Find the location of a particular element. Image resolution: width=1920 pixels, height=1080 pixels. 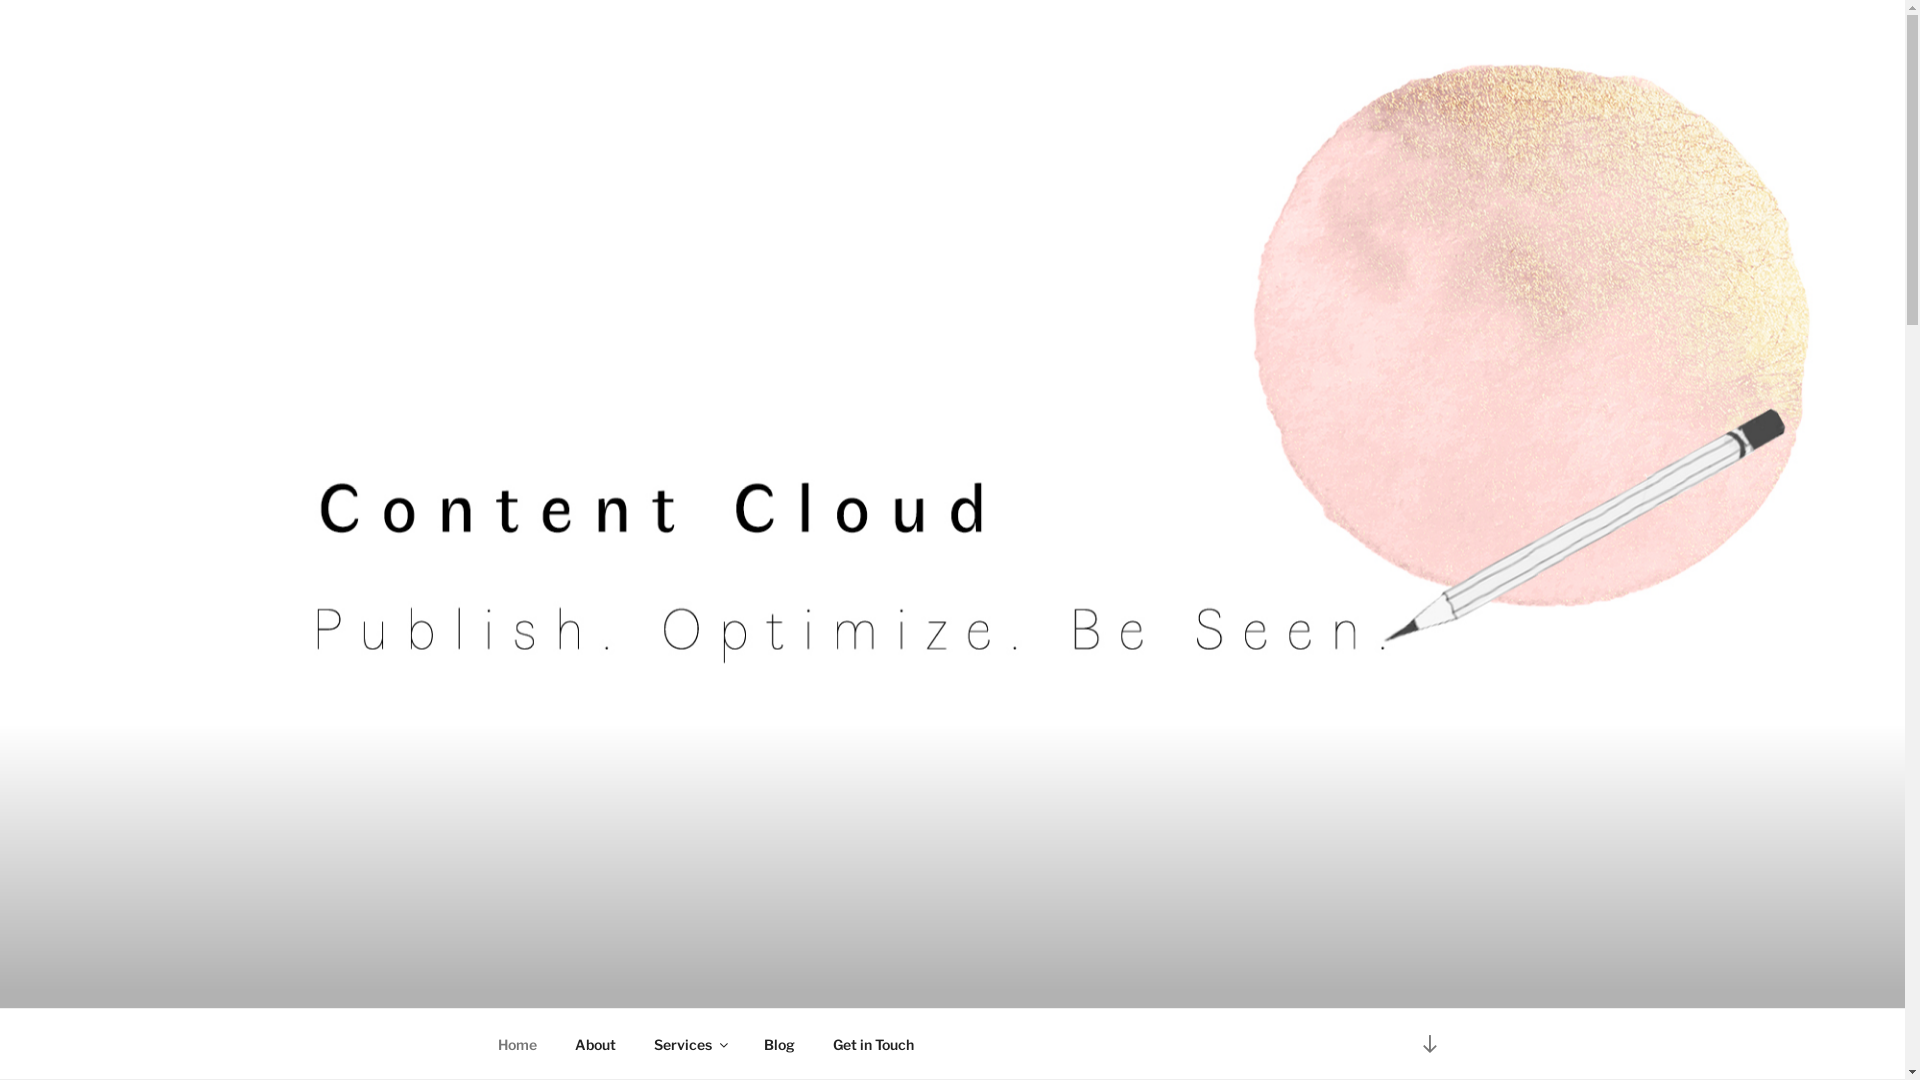

'Scroll down to content' is located at coordinates (1405, 1042).